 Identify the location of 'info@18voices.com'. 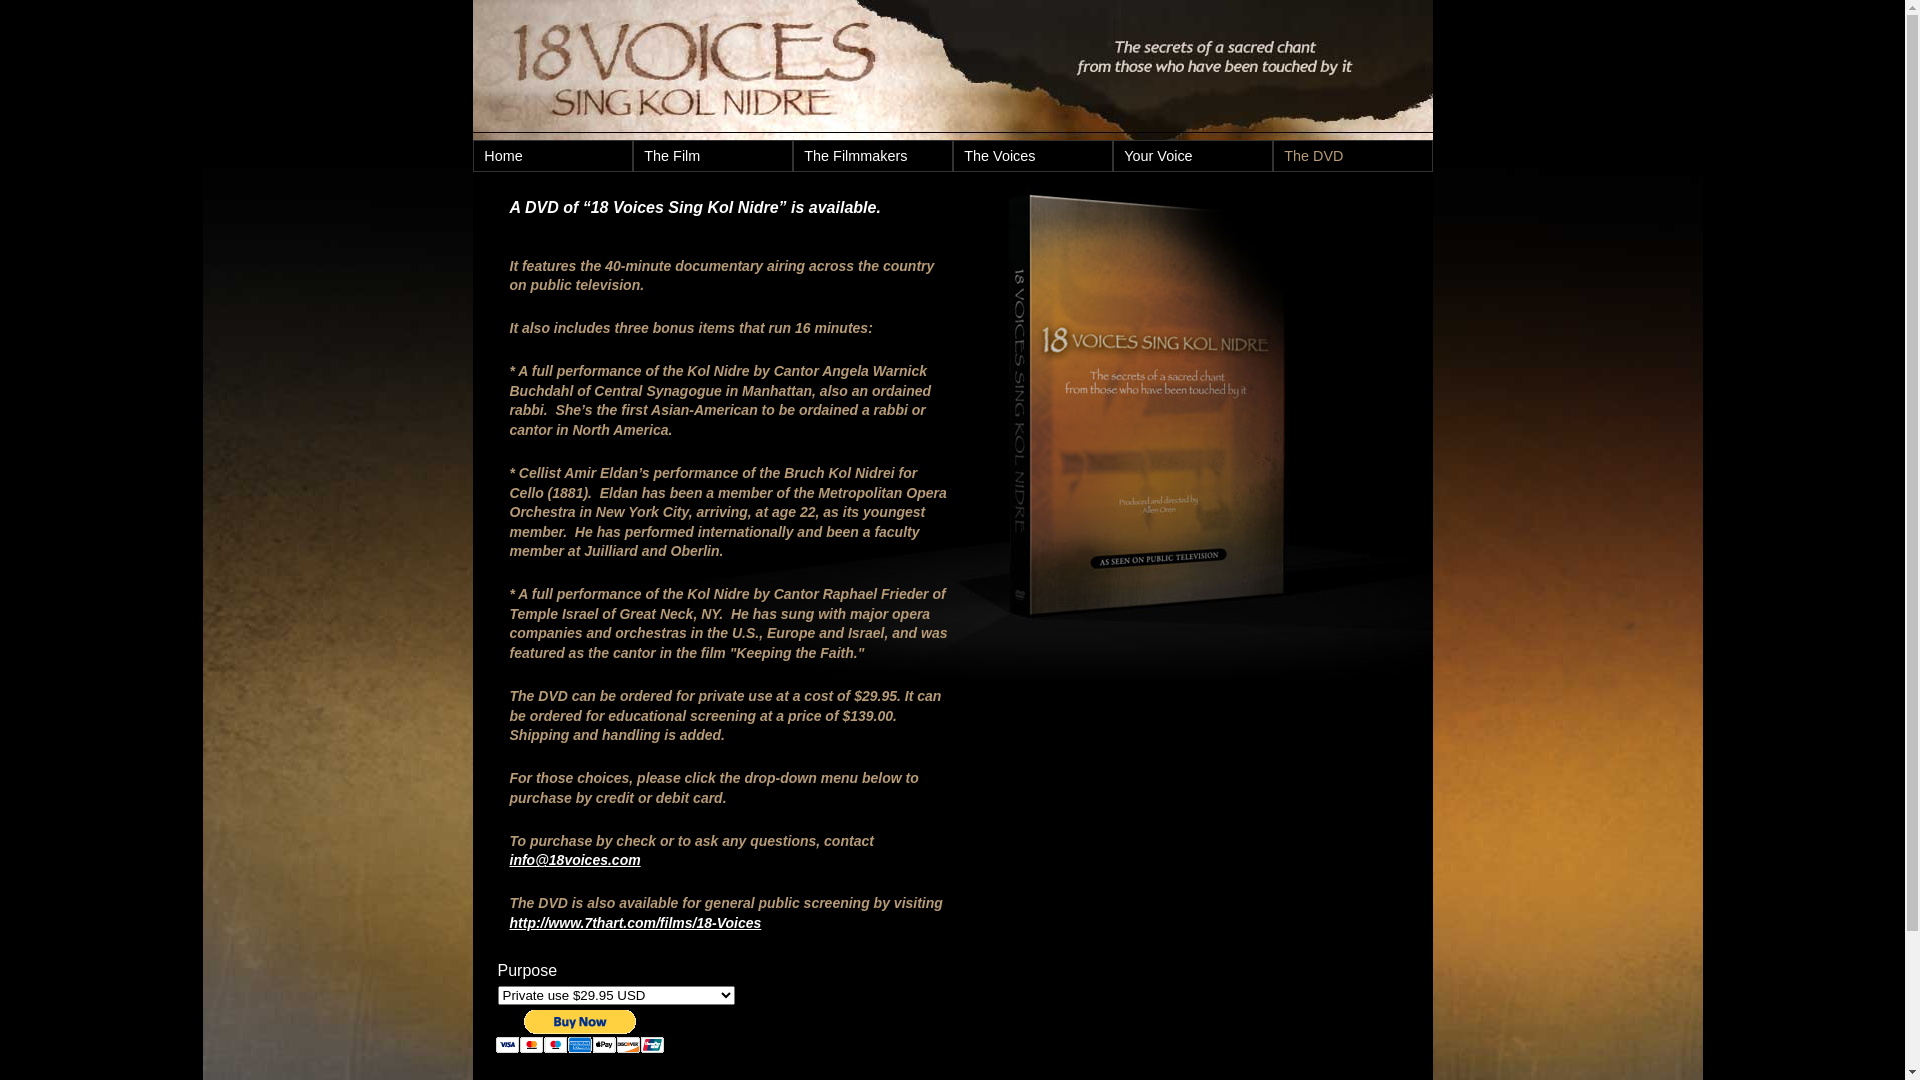
(574, 859).